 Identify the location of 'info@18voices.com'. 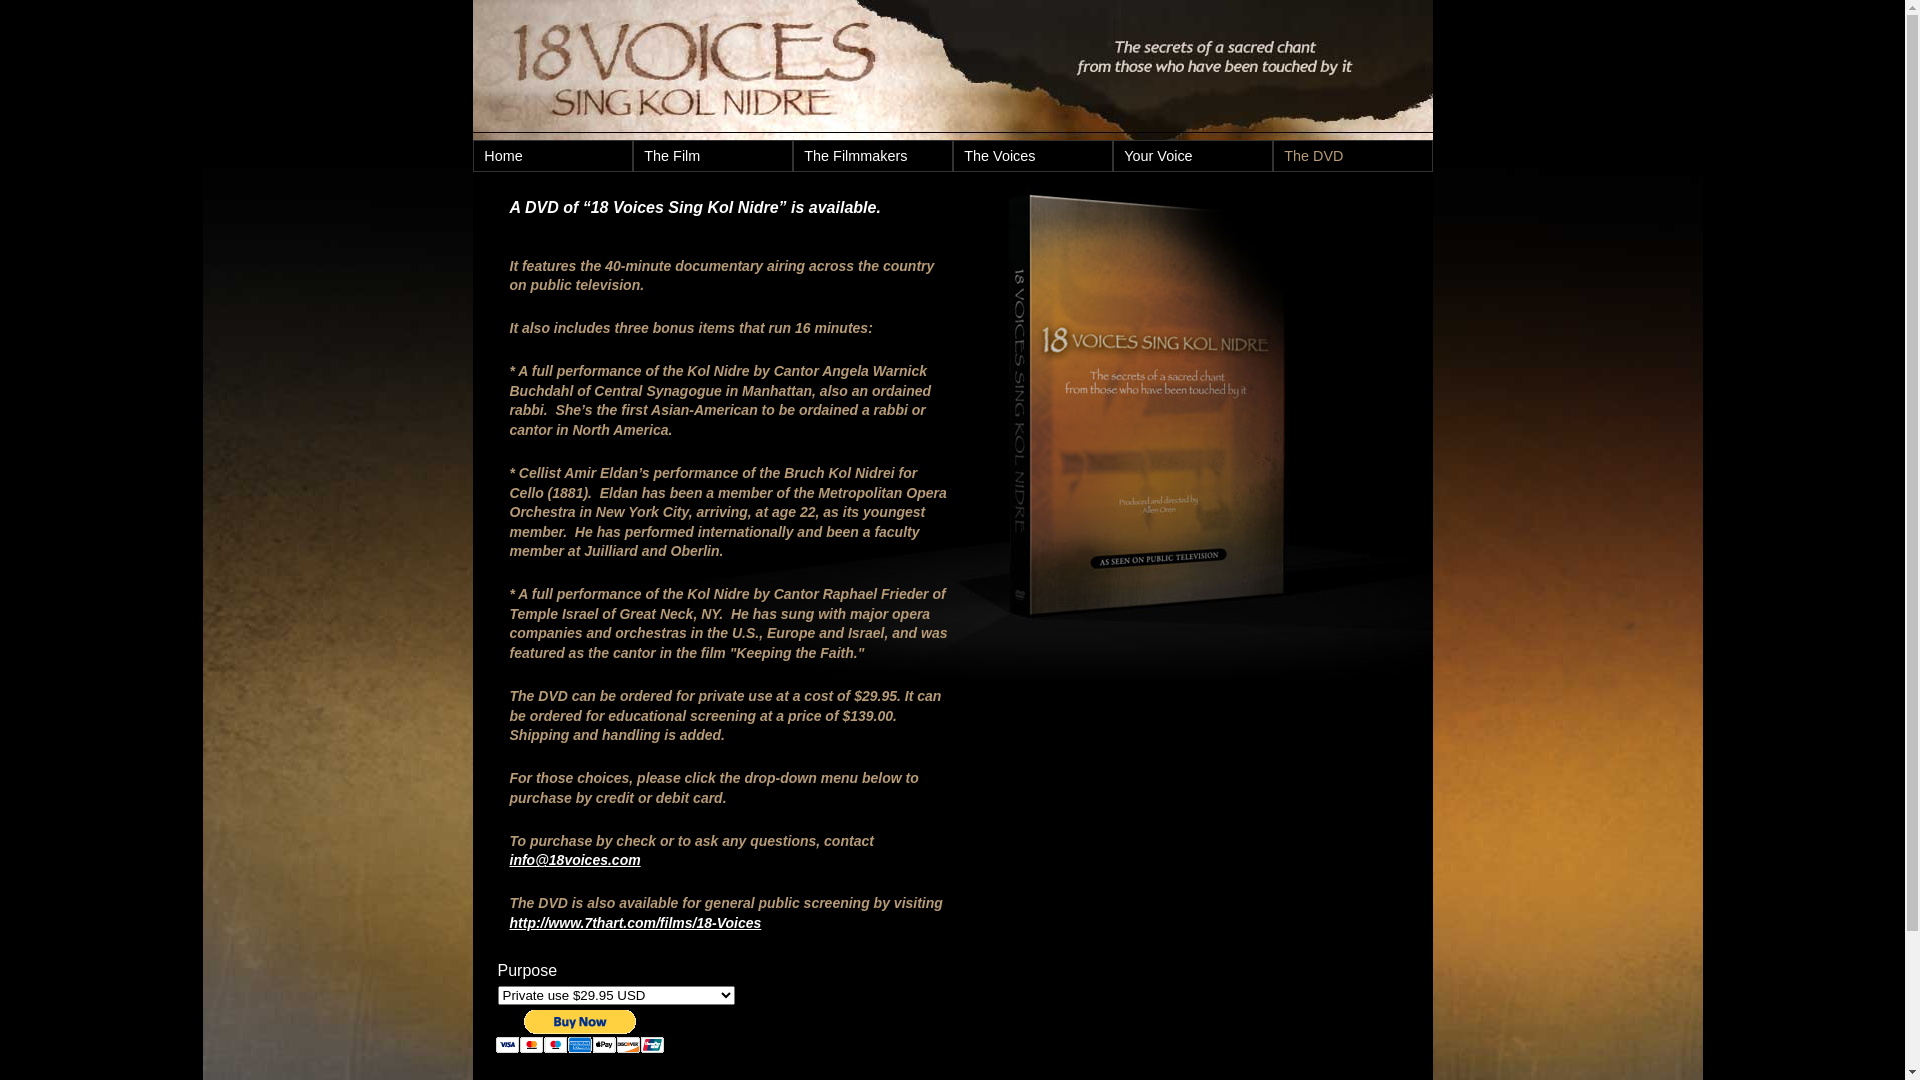
(574, 859).